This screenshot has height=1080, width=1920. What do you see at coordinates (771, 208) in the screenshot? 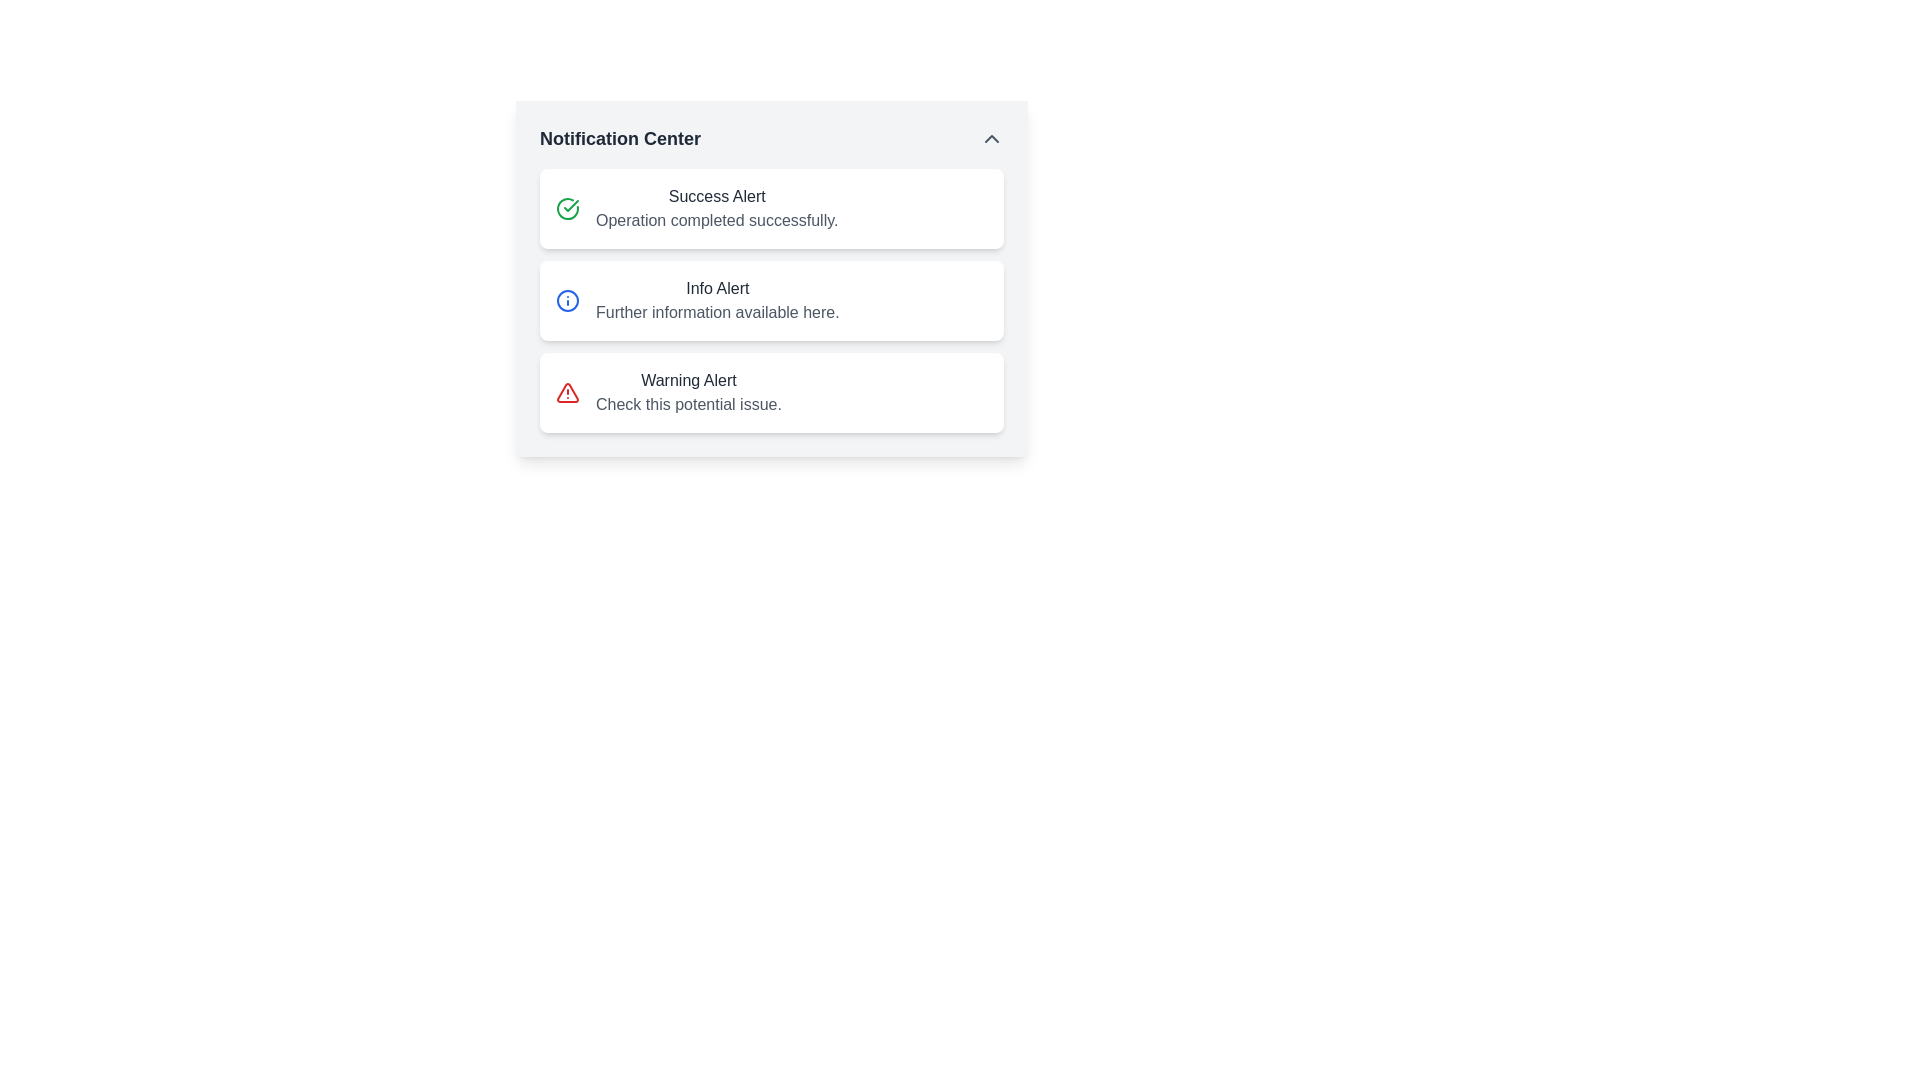
I see `the success status visually` at bounding box center [771, 208].